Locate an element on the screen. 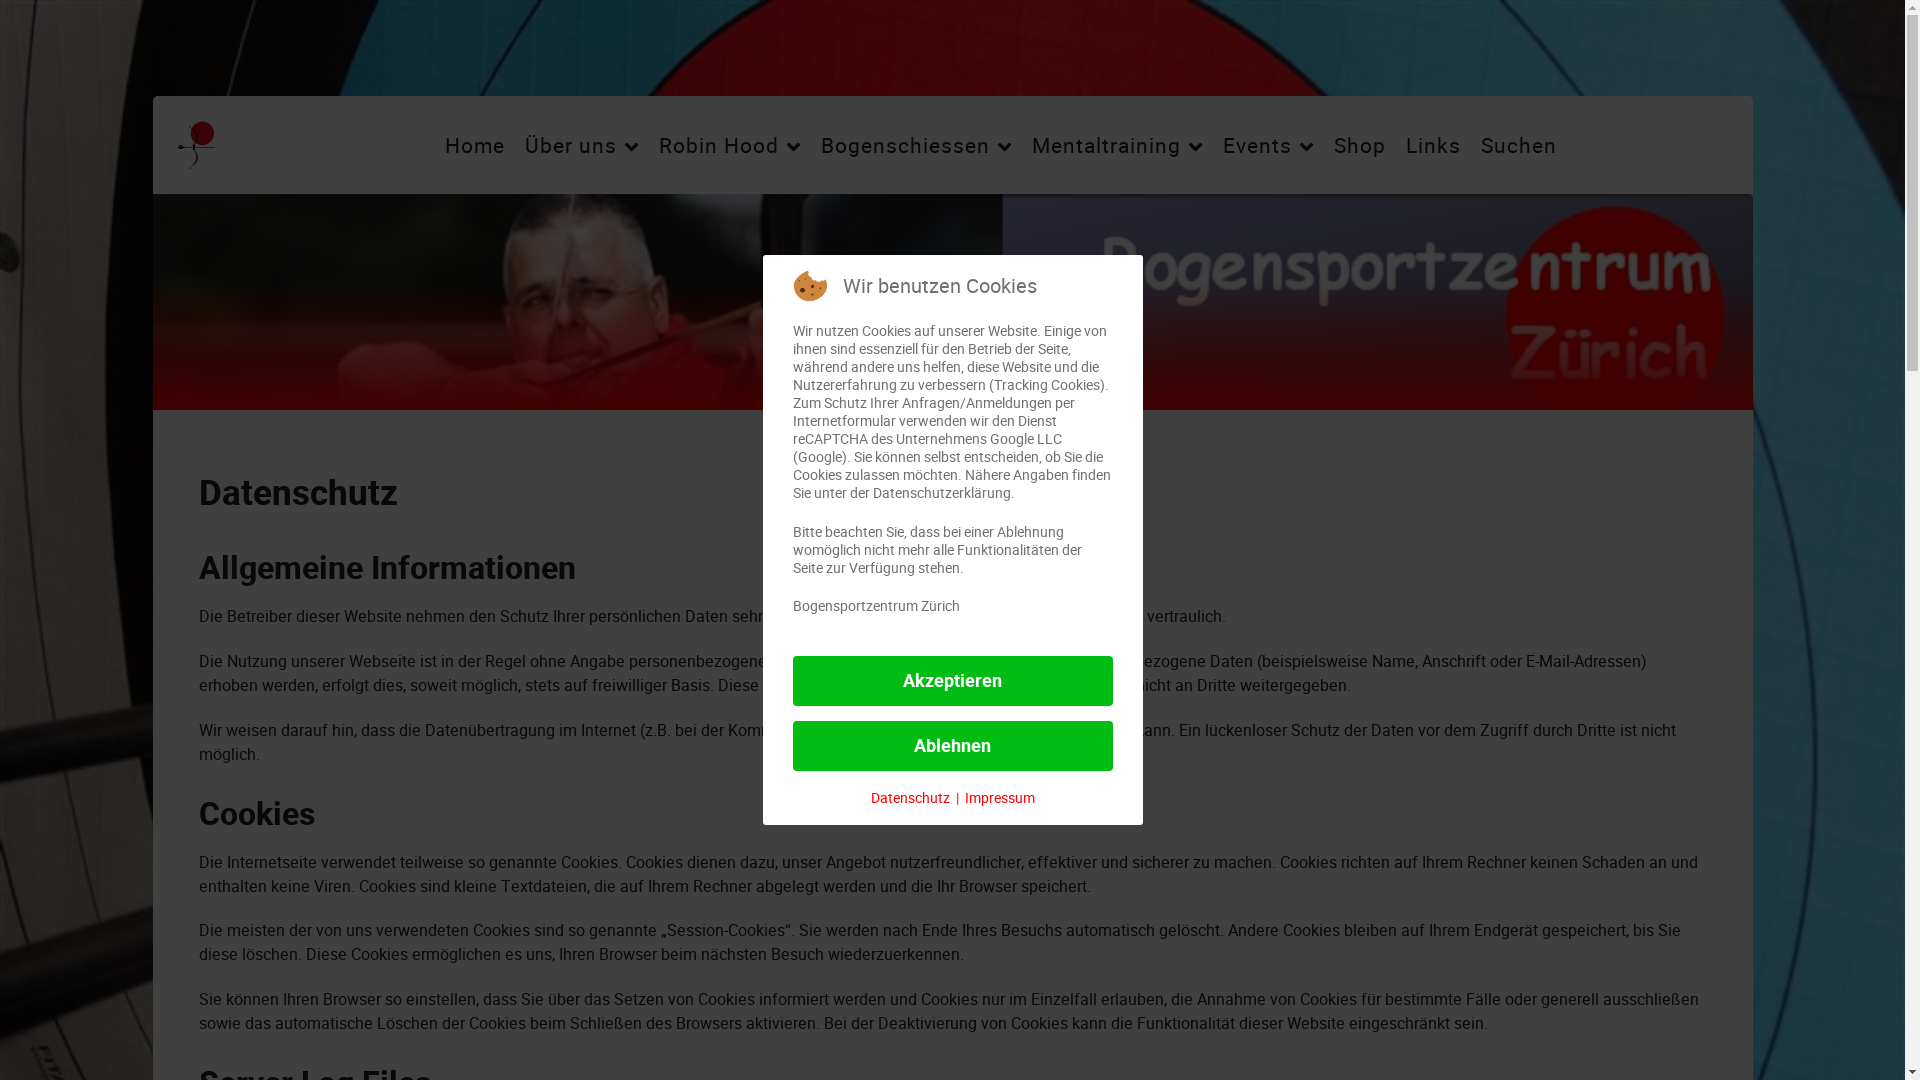 Image resolution: width=1920 pixels, height=1080 pixels. 'Impressum' is located at coordinates (998, 797).